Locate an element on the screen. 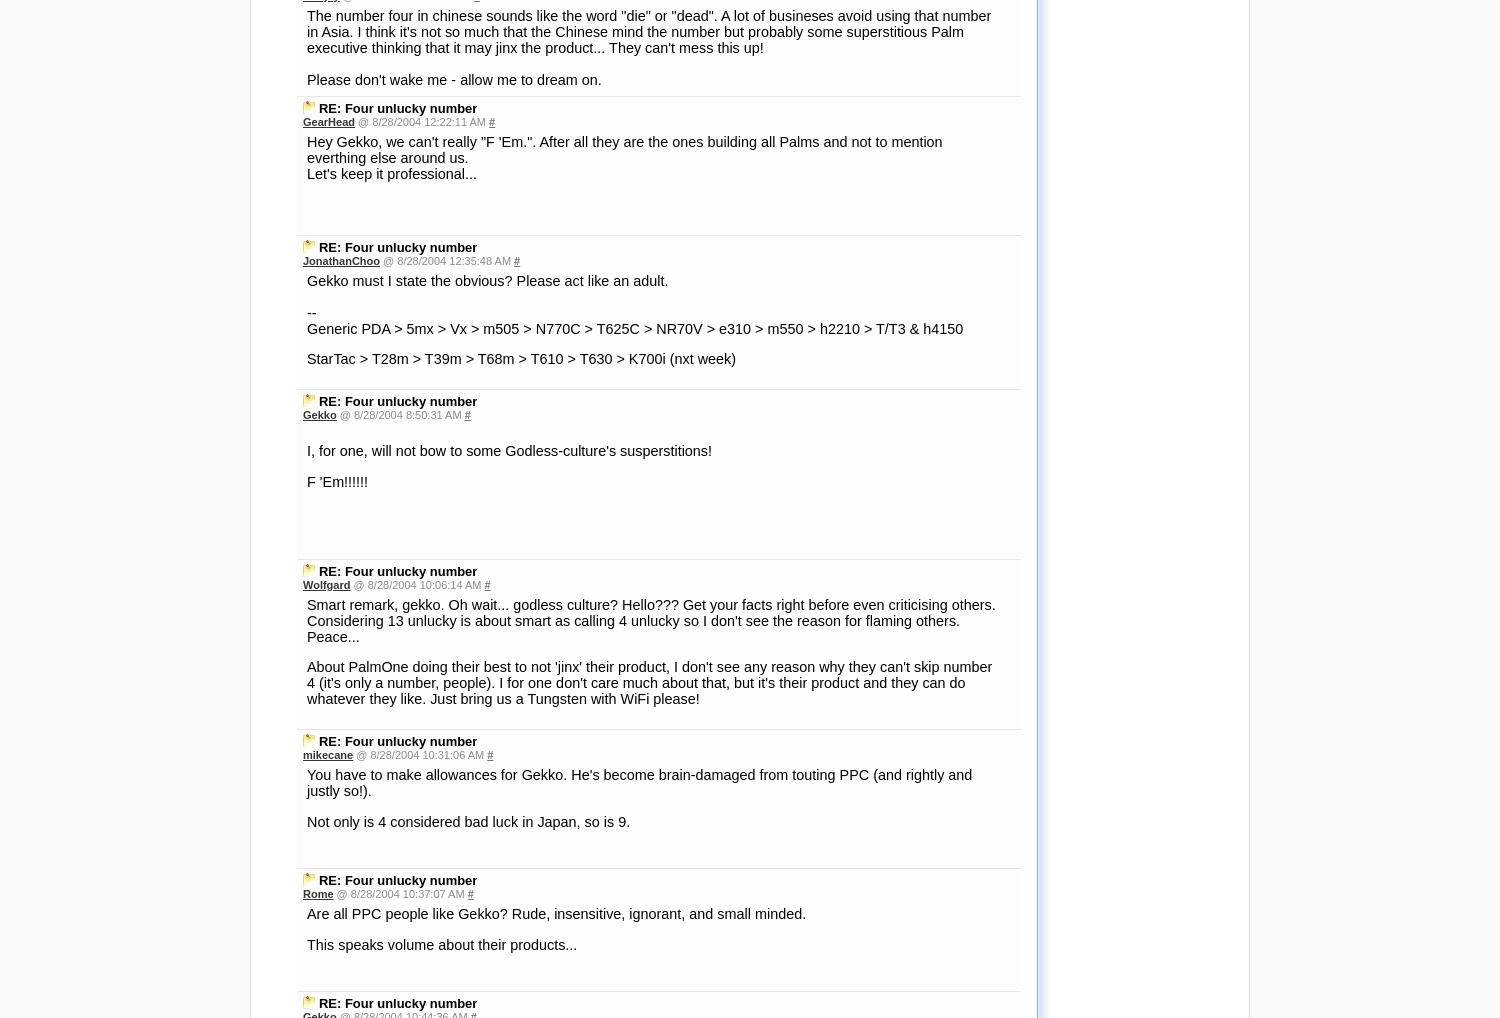  '@ 8/28/2004 12:35:48 AM' is located at coordinates (446, 259).